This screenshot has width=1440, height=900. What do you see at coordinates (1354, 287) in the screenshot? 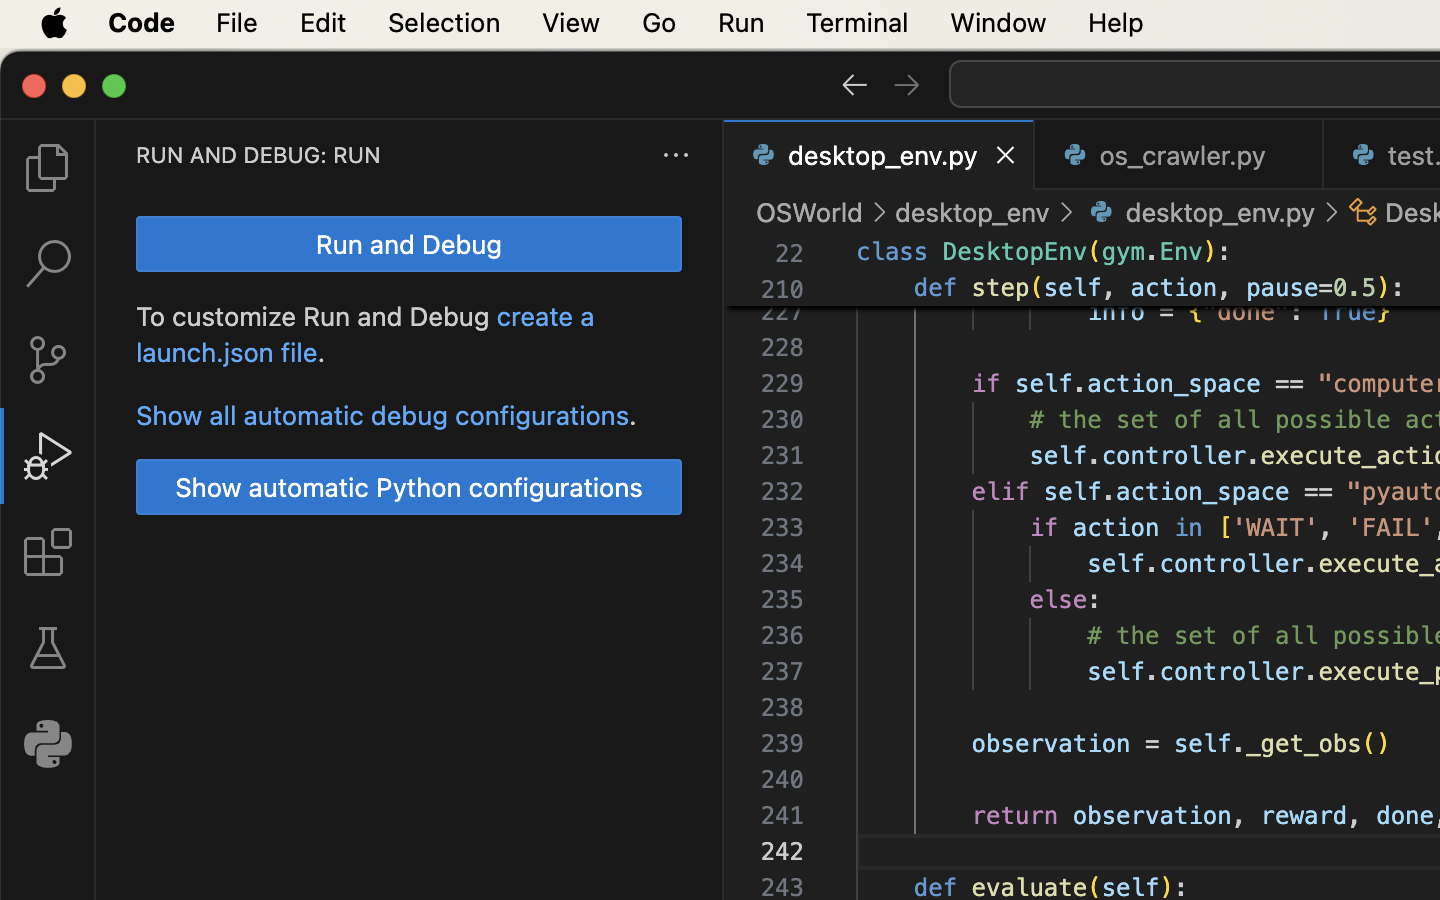
I see `'0.5'` at bounding box center [1354, 287].